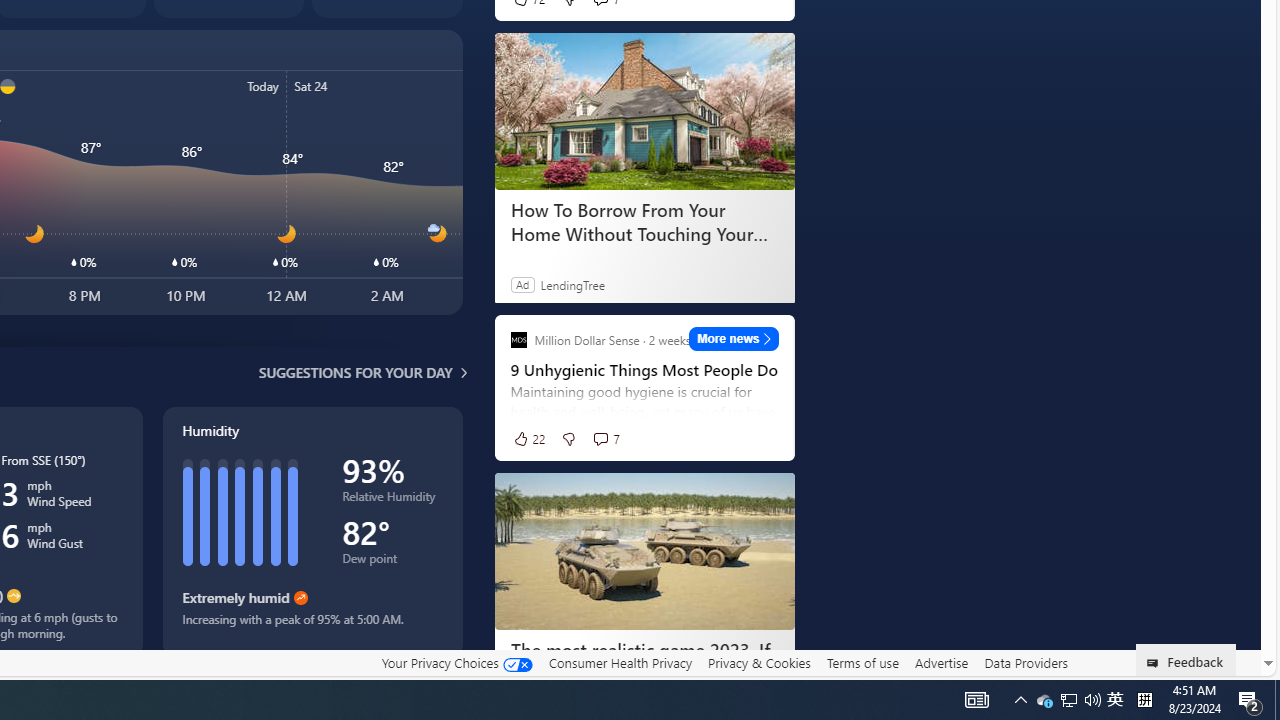  Describe the element at coordinates (619, 663) in the screenshot. I see `'Consumer Health Privacy'` at that location.